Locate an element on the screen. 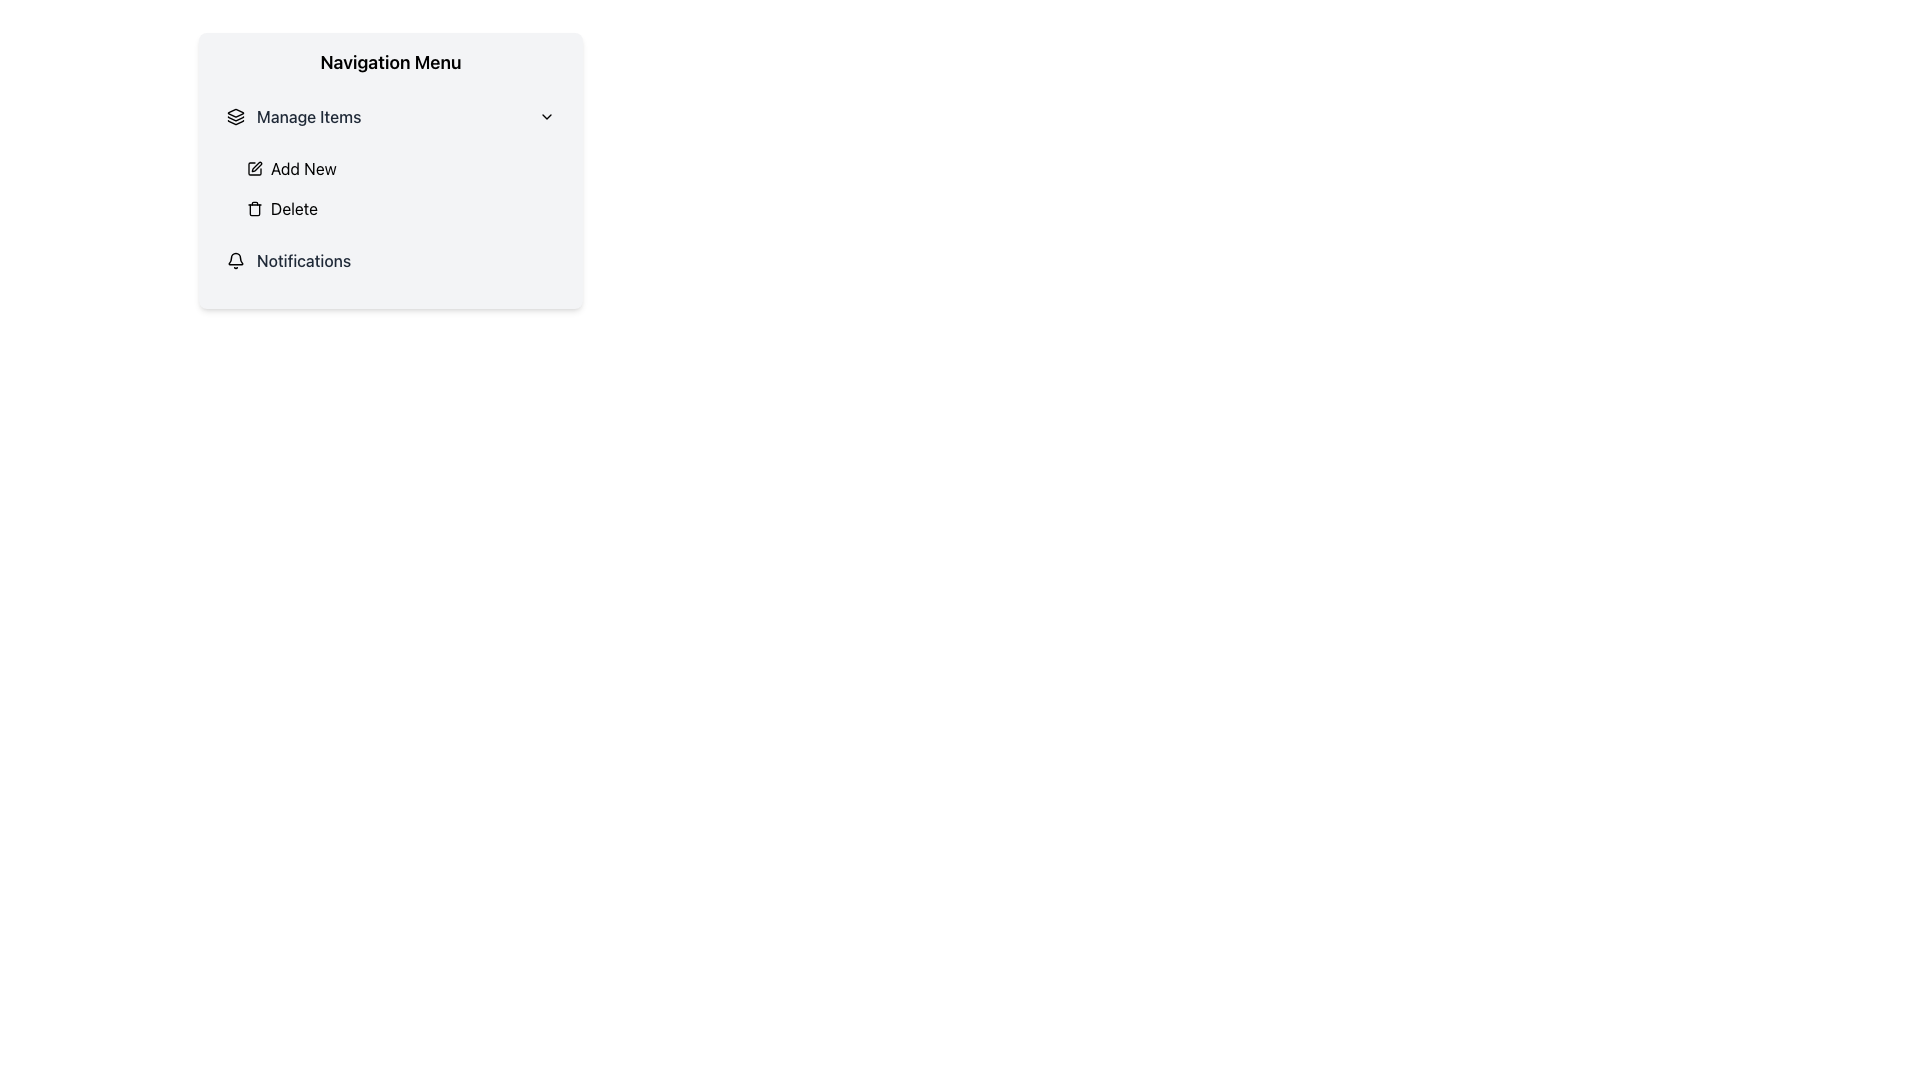  the first selectable text label in the 'Navigation Menu' is located at coordinates (308, 116).